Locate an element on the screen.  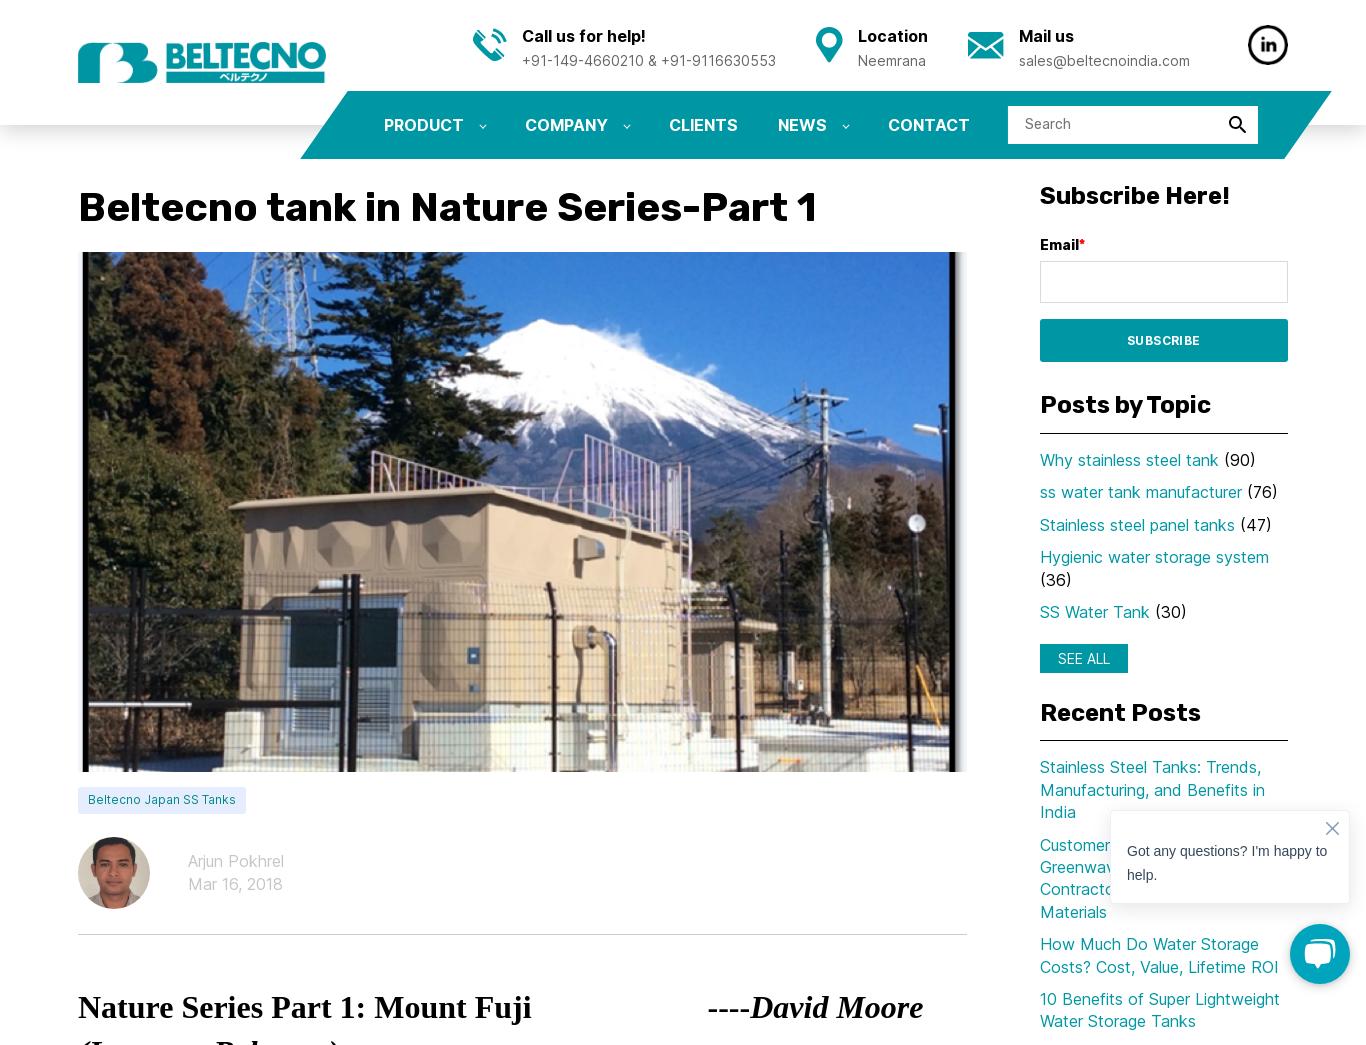
'Subscribe Here!' is located at coordinates (1133, 196).